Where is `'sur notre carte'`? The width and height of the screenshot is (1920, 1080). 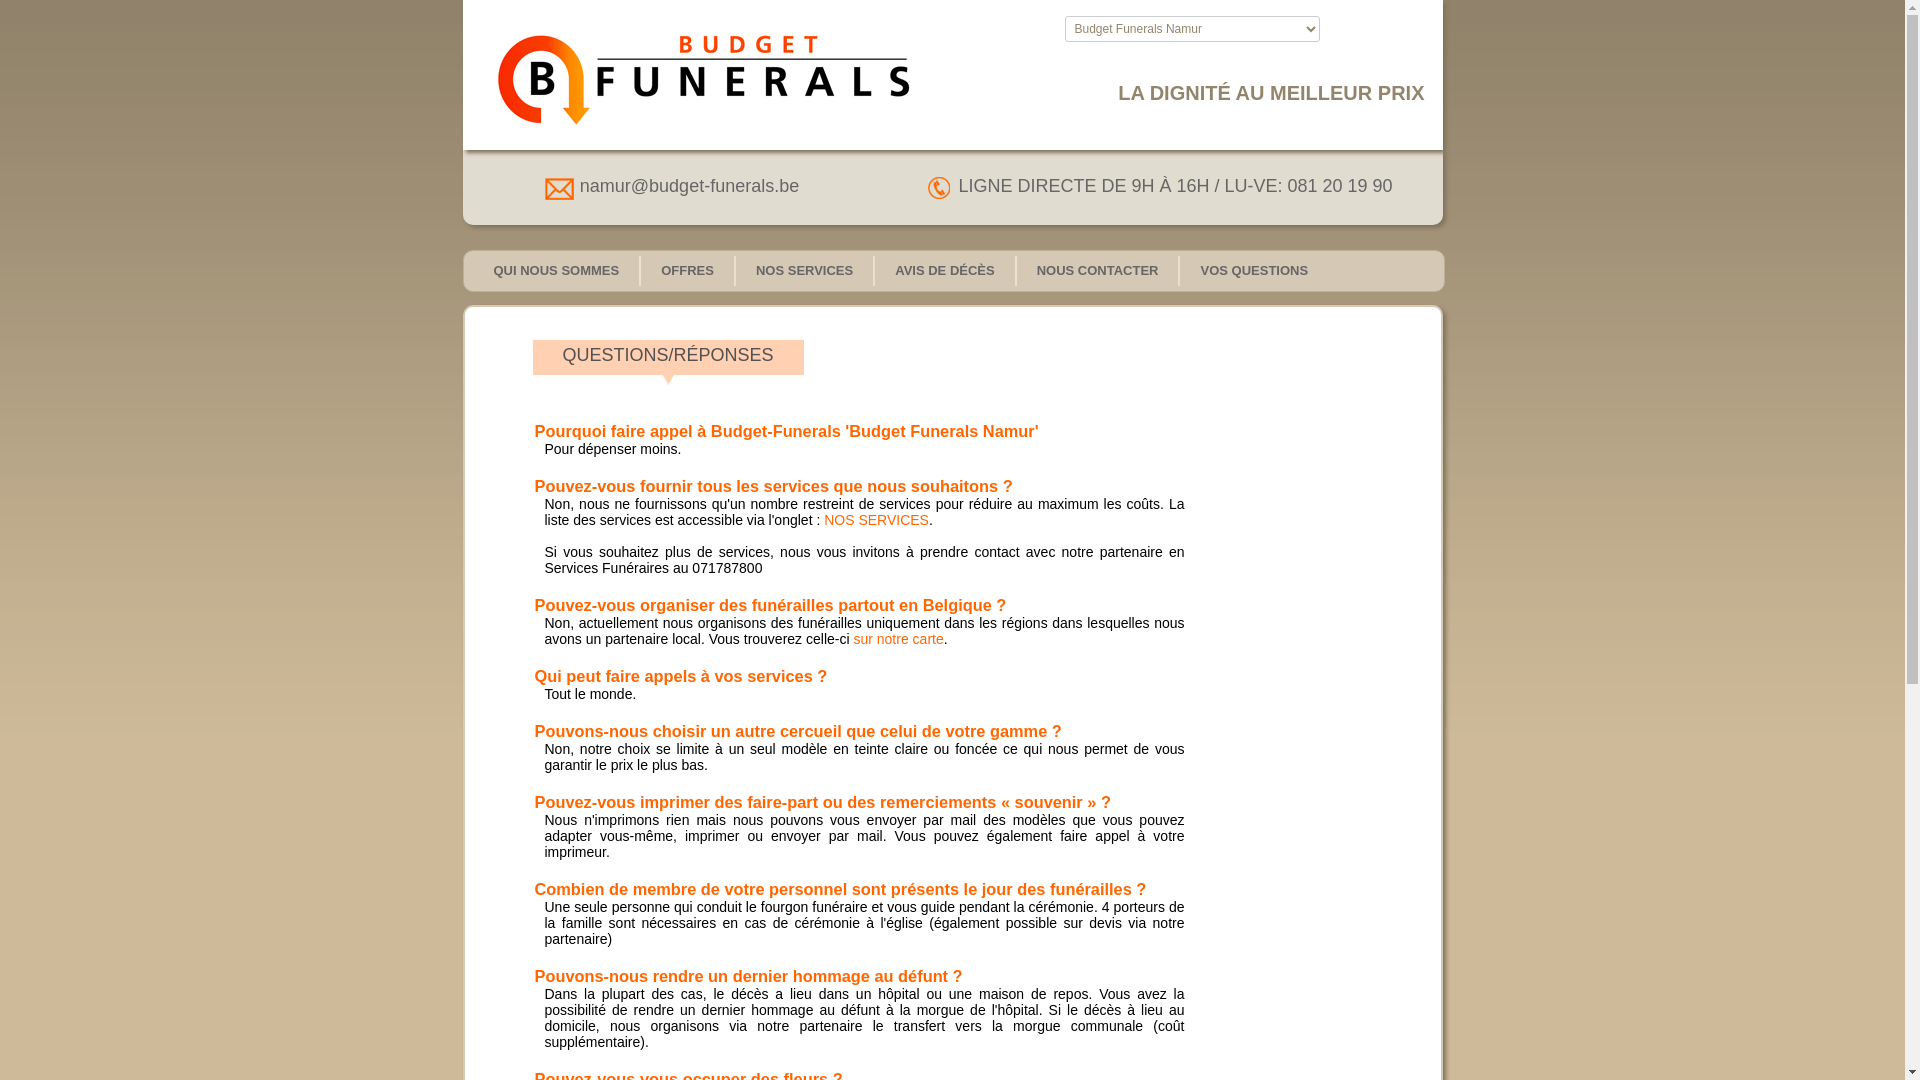 'sur notre carte' is located at coordinates (896, 639).